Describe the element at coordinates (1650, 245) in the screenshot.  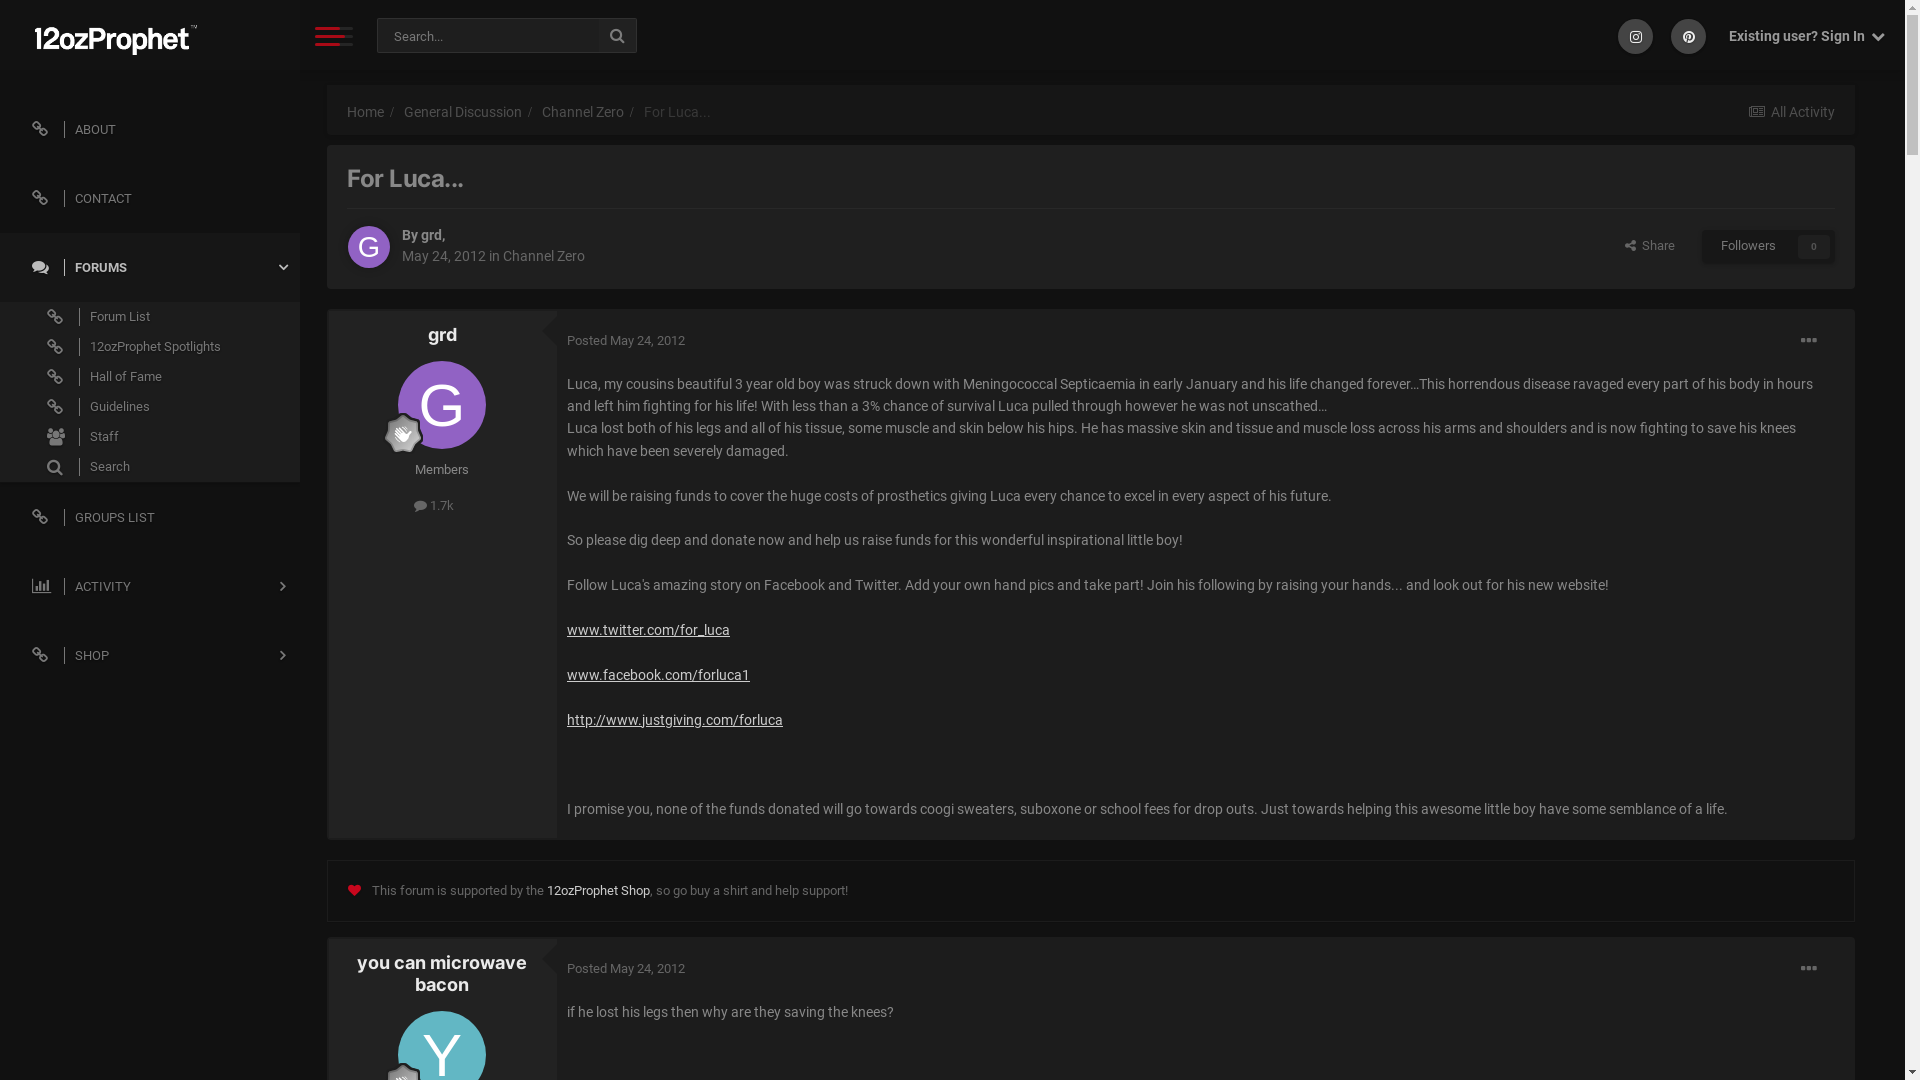
I see `' Share'` at that location.